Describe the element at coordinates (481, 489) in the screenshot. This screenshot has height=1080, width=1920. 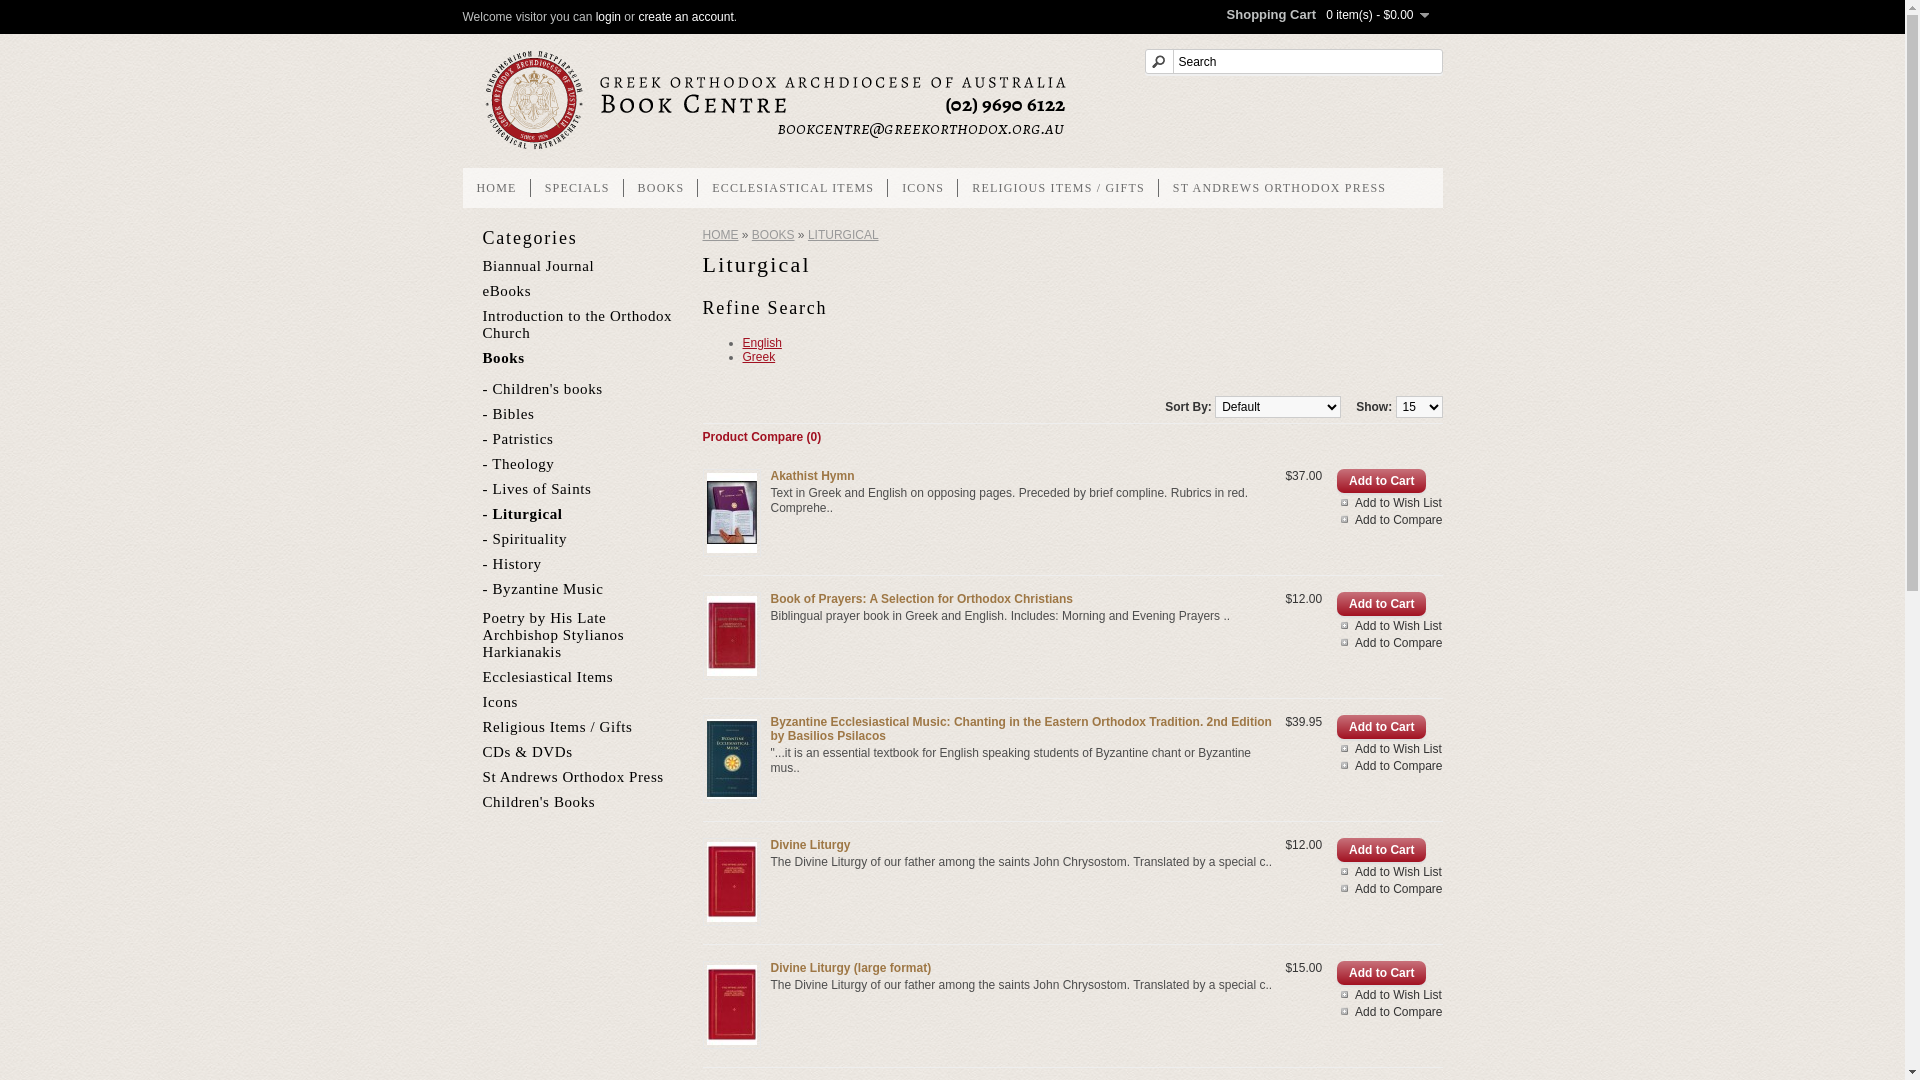
I see `'- Lives of Saints'` at that location.